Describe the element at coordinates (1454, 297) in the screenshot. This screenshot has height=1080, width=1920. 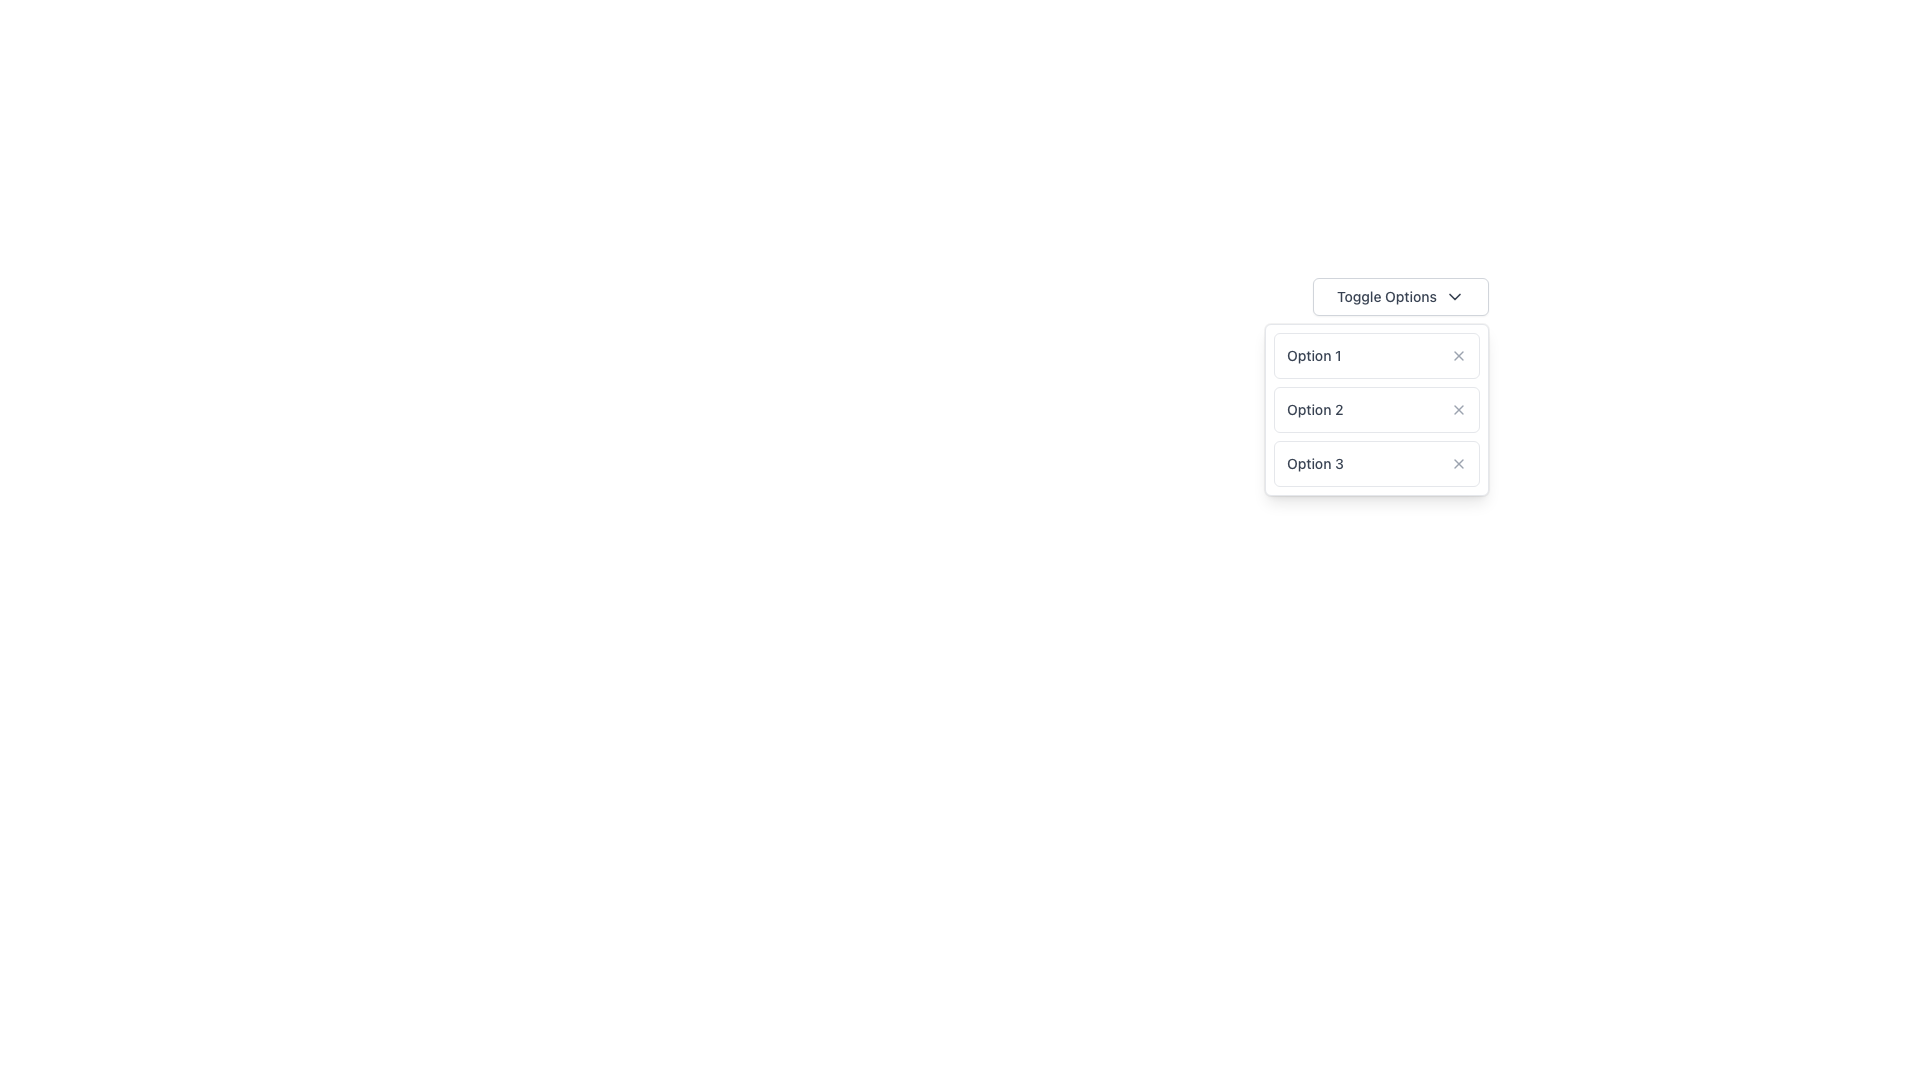
I see `the chevron icon located to the right of the 'Toggle Options' label` at that location.